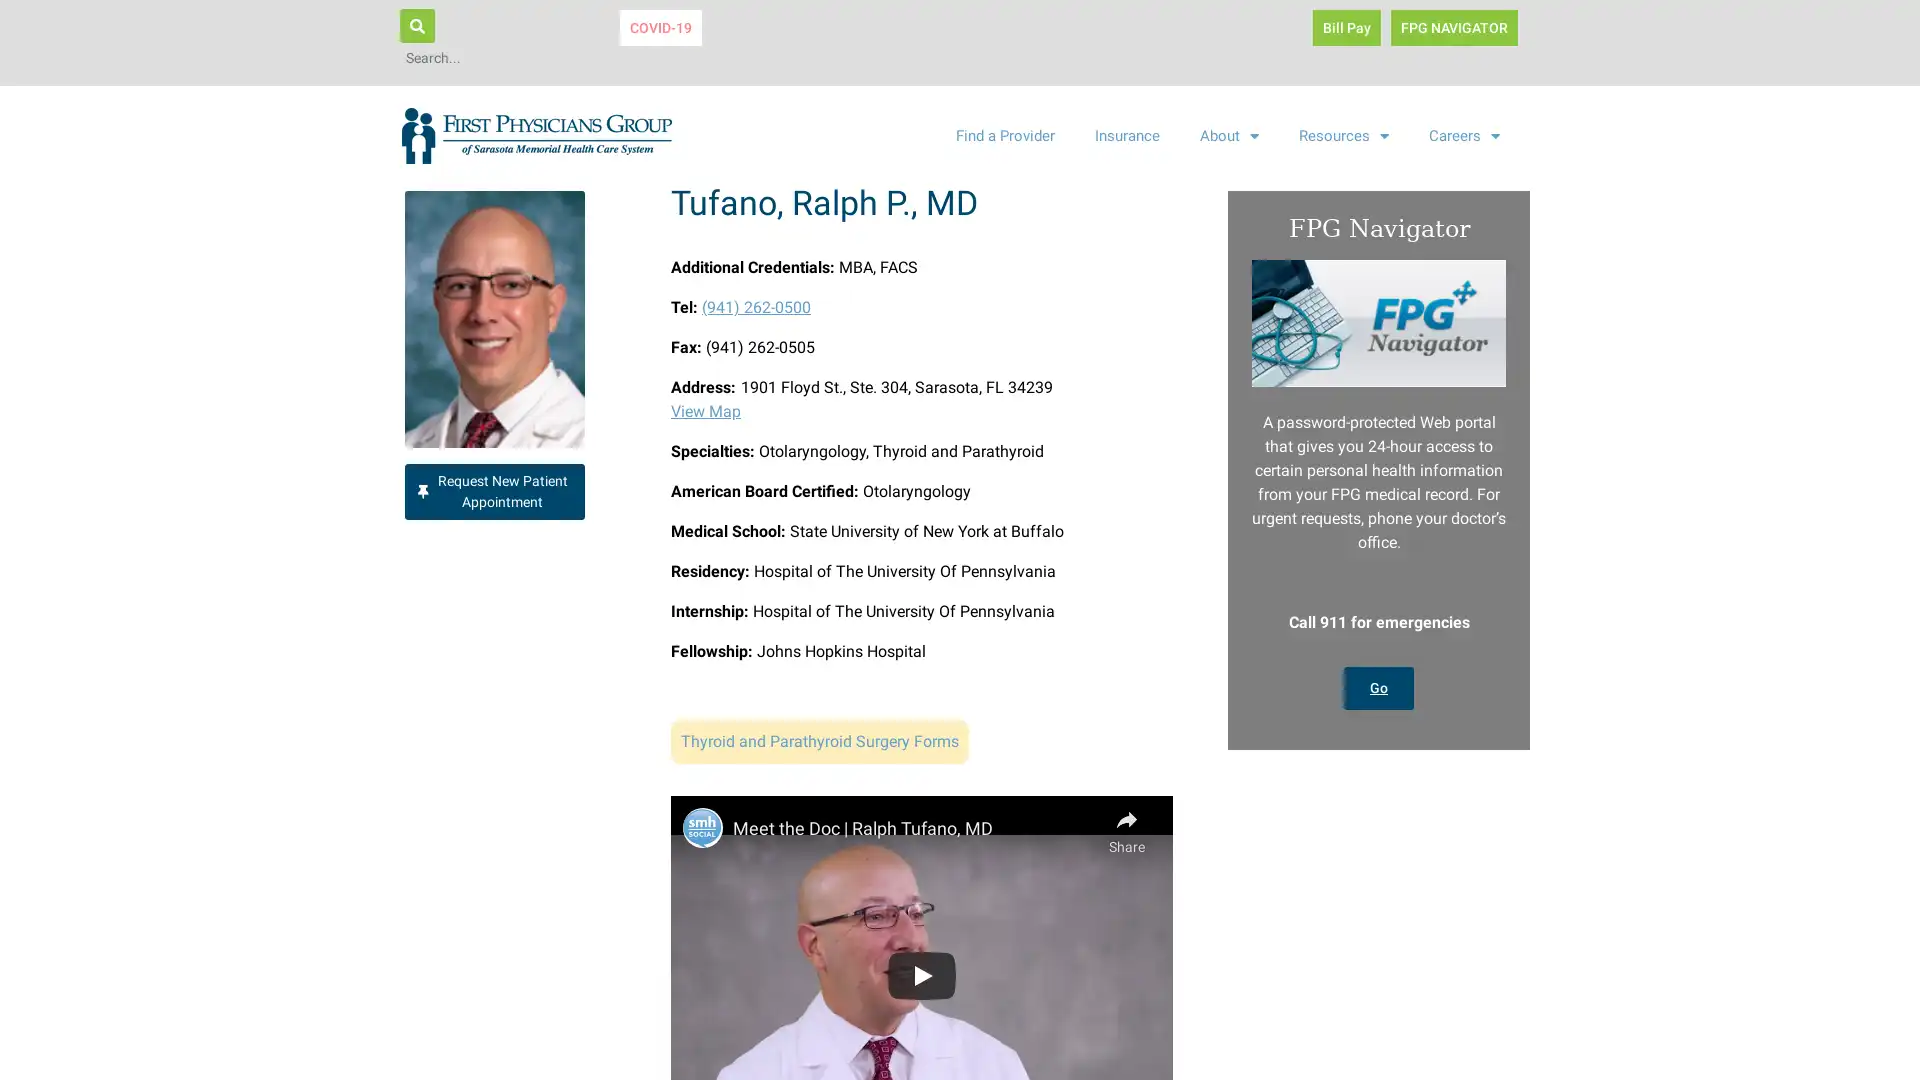 This screenshot has width=1920, height=1080. What do you see at coordinates (661, 27) in the screenshot?
I see `COVID-19` at bounding box center [661, 27].